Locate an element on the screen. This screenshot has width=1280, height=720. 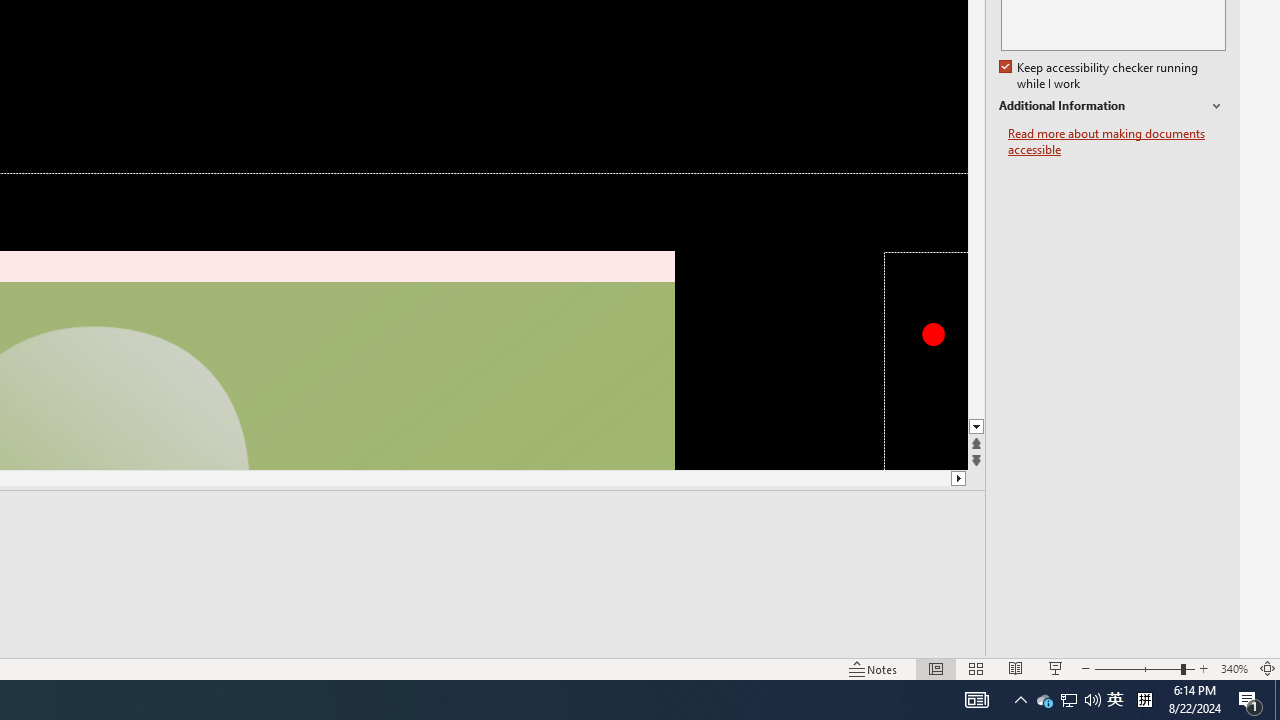
'Additional Information' is located at coordinates (1111, 106).